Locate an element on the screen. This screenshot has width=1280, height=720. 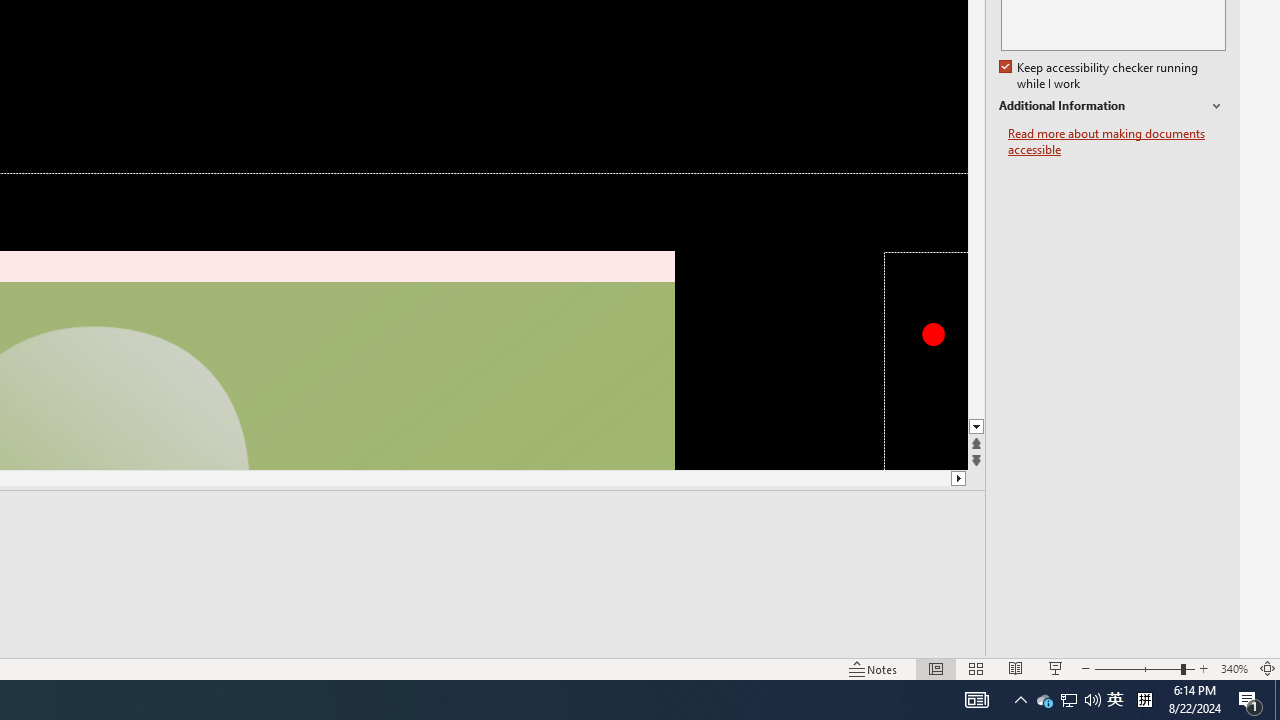
'Additional Information' is located at coordinates (1111, 106).